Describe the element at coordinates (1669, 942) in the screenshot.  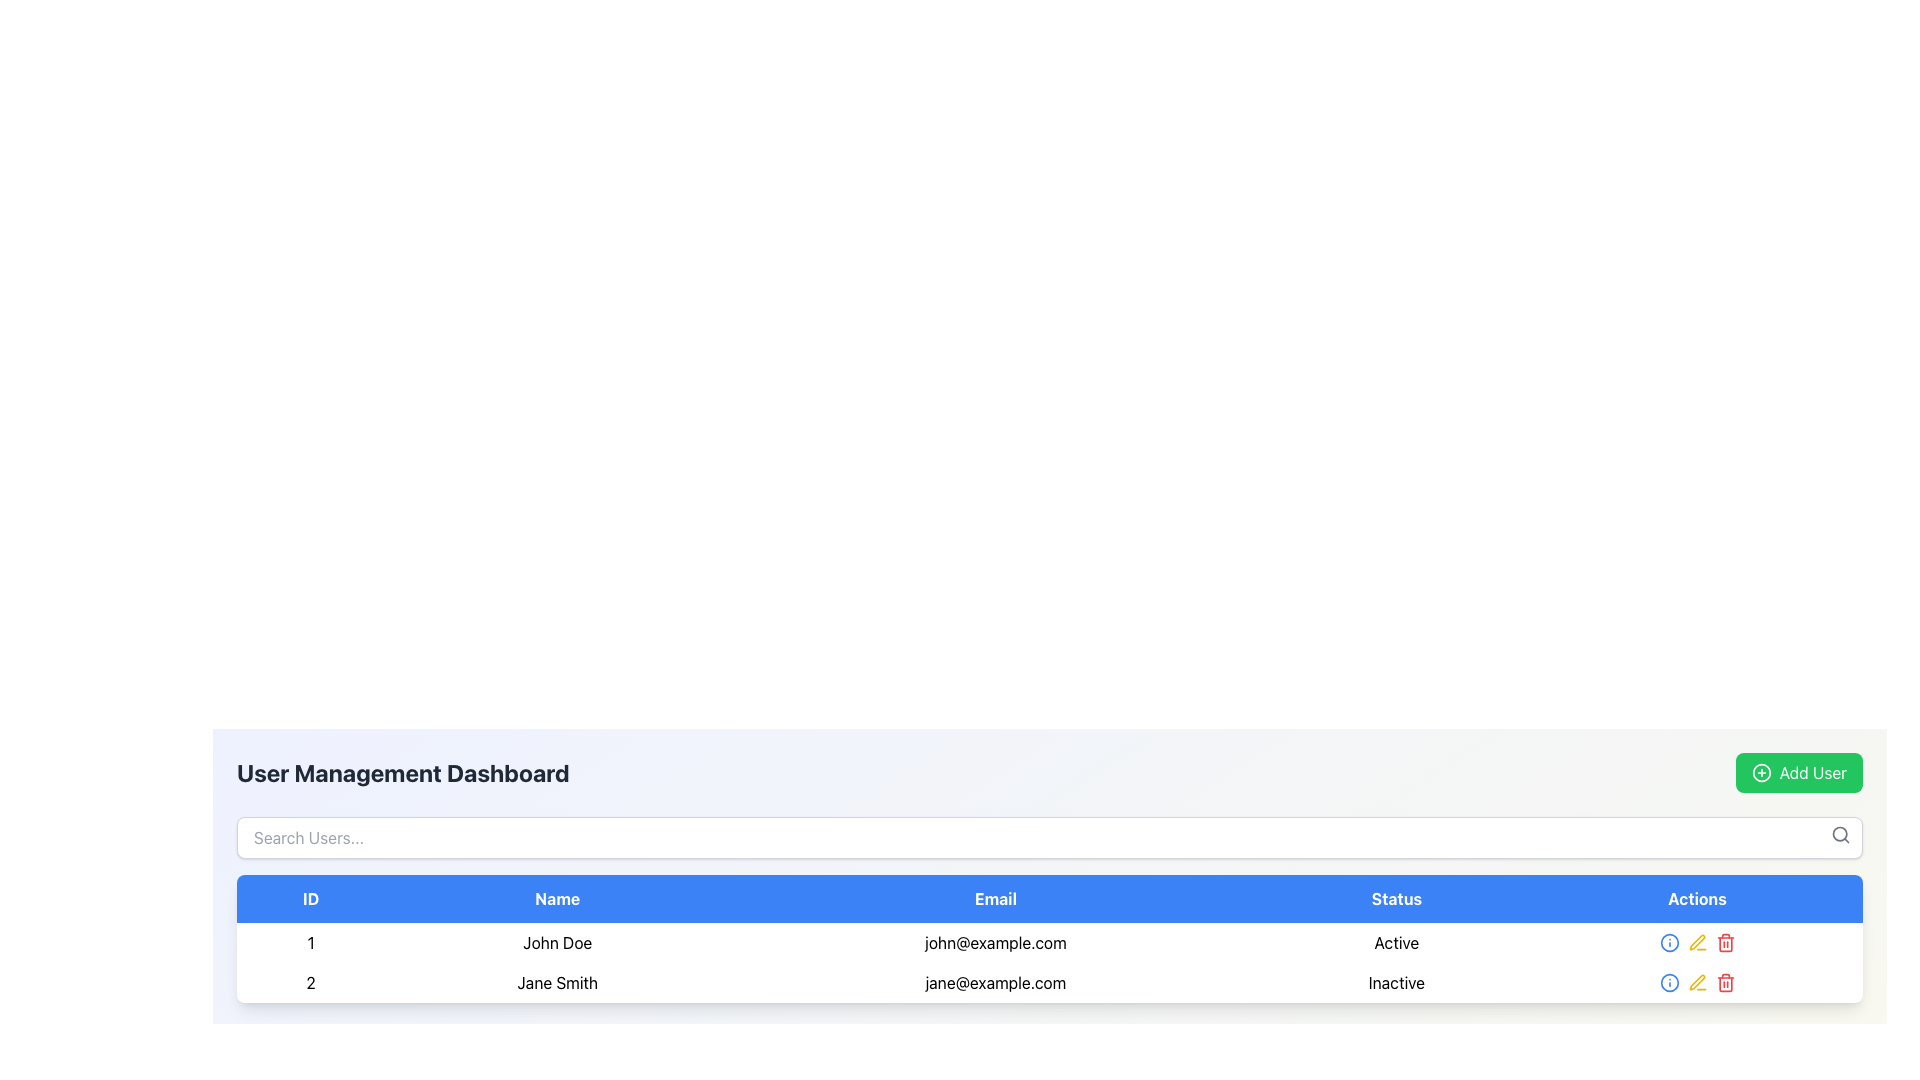
I see `the blue circular info icon located in the 'Actions' column of the second row in the user management dashboard` at that location.